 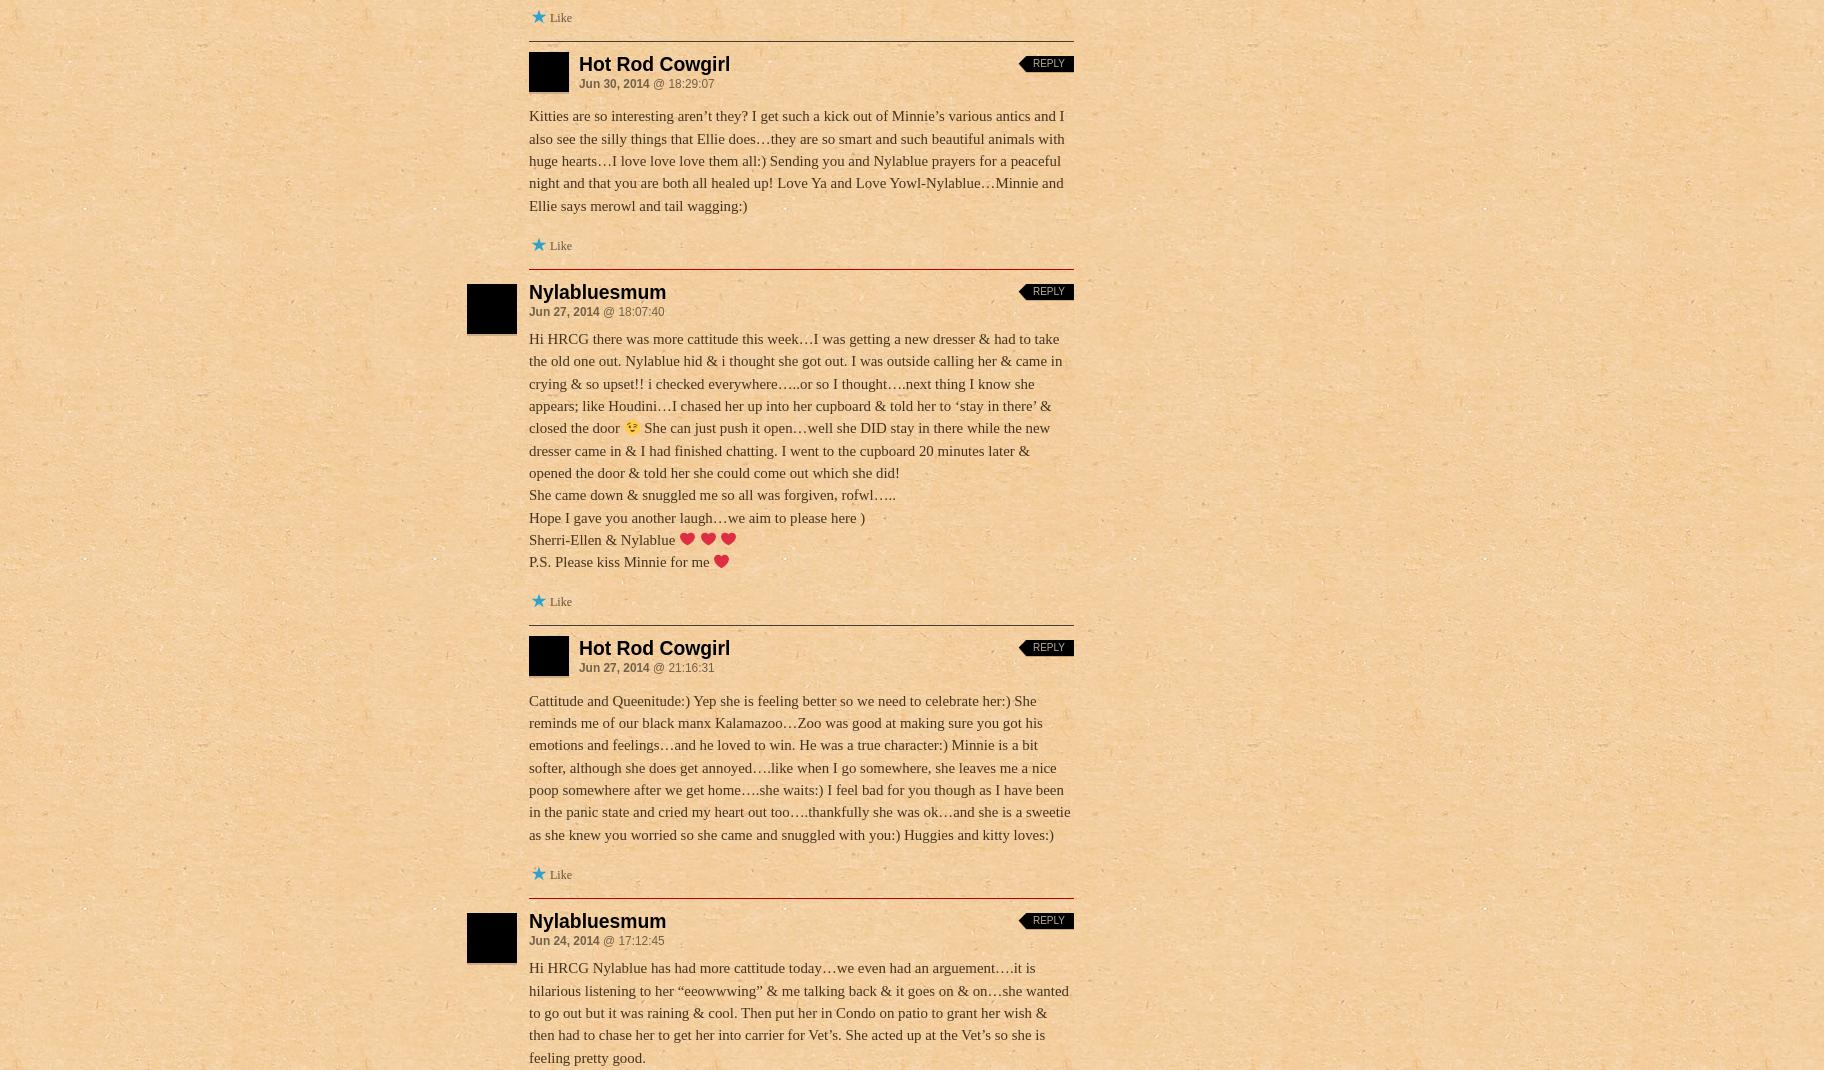 I want to click on 'Hi HRCG there was more cattitude this week…I was getting a new dresser & had to take the old one out. Nylablue hid & i thought she got out. I was outside calling her & came in crying & so upset!! i checked everywhere…..or so I thought….next thing I know she appears; like Houdini…I chased her up into her cupboard & told her to ‘stay in there’ & closed the door', so click(x=795, y=382).